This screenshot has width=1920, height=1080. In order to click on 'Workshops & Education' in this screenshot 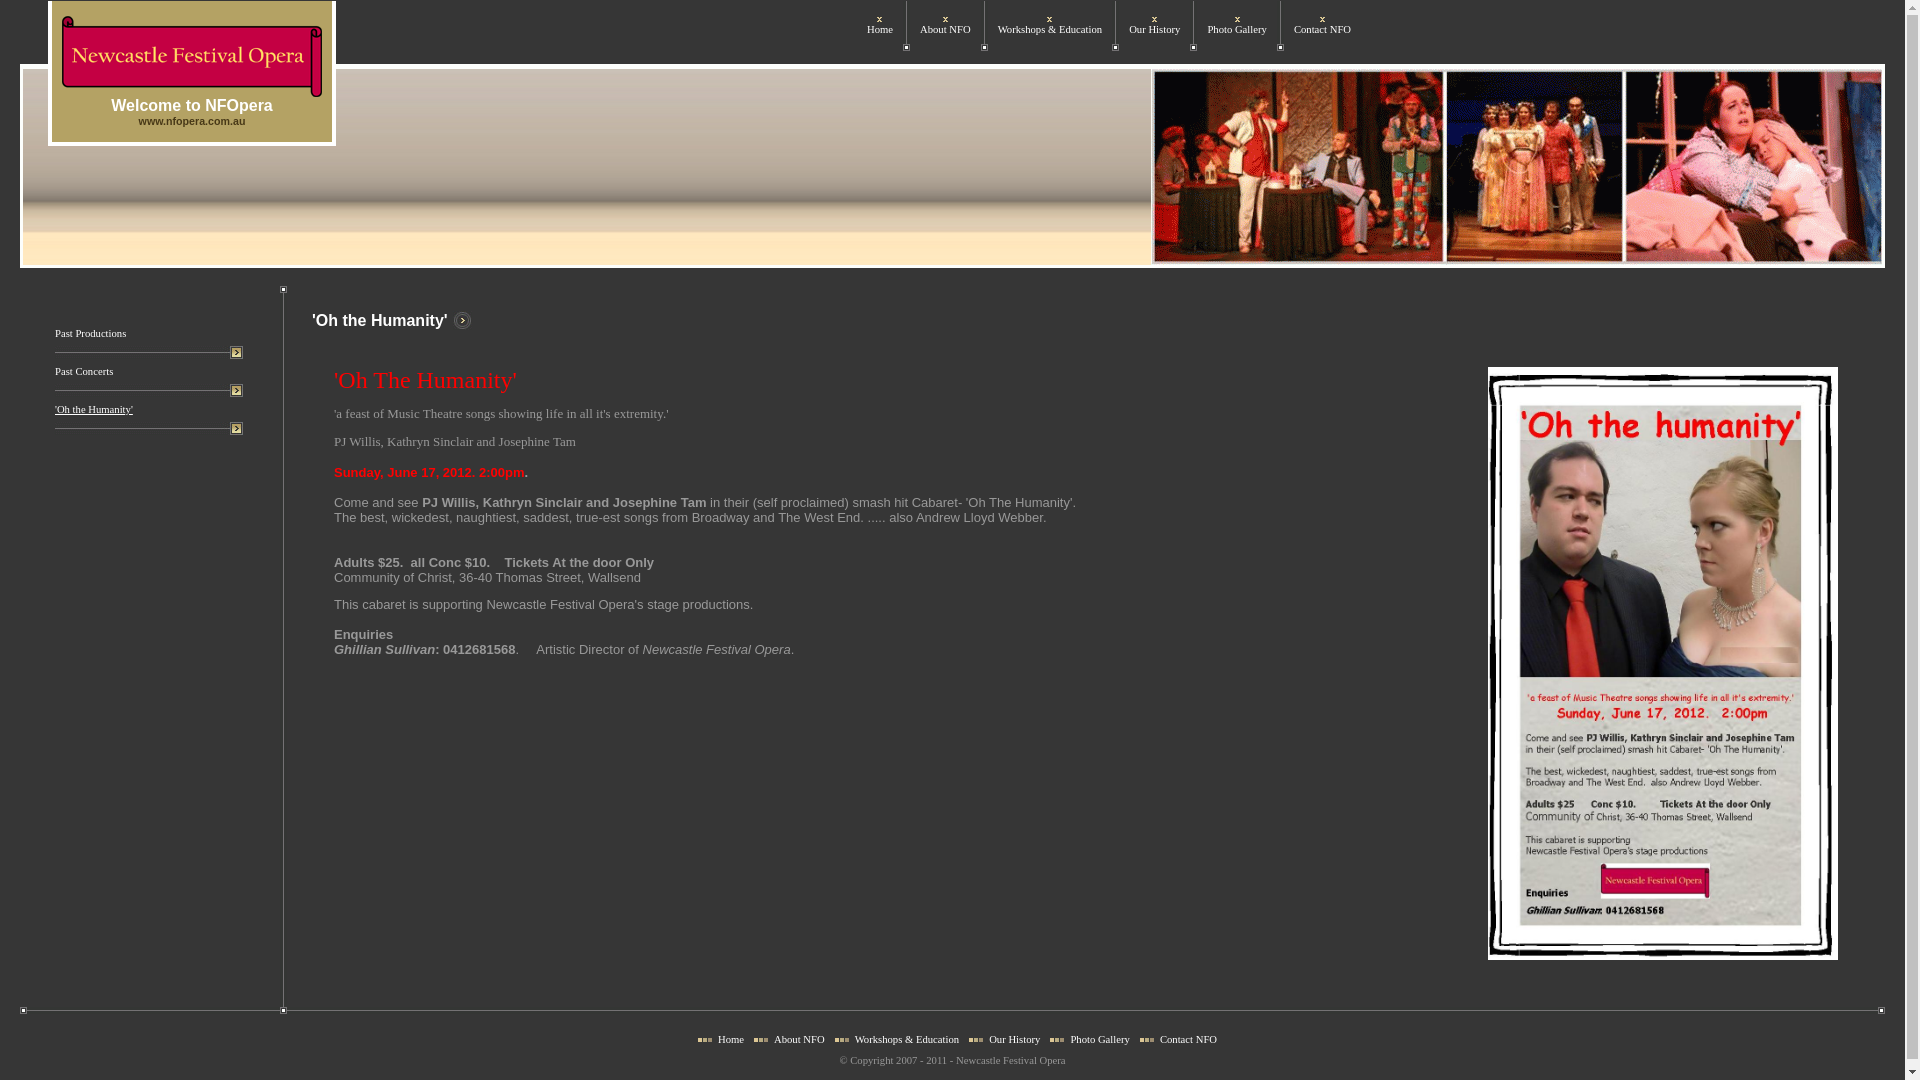, I will do `click(1049, 30)`.